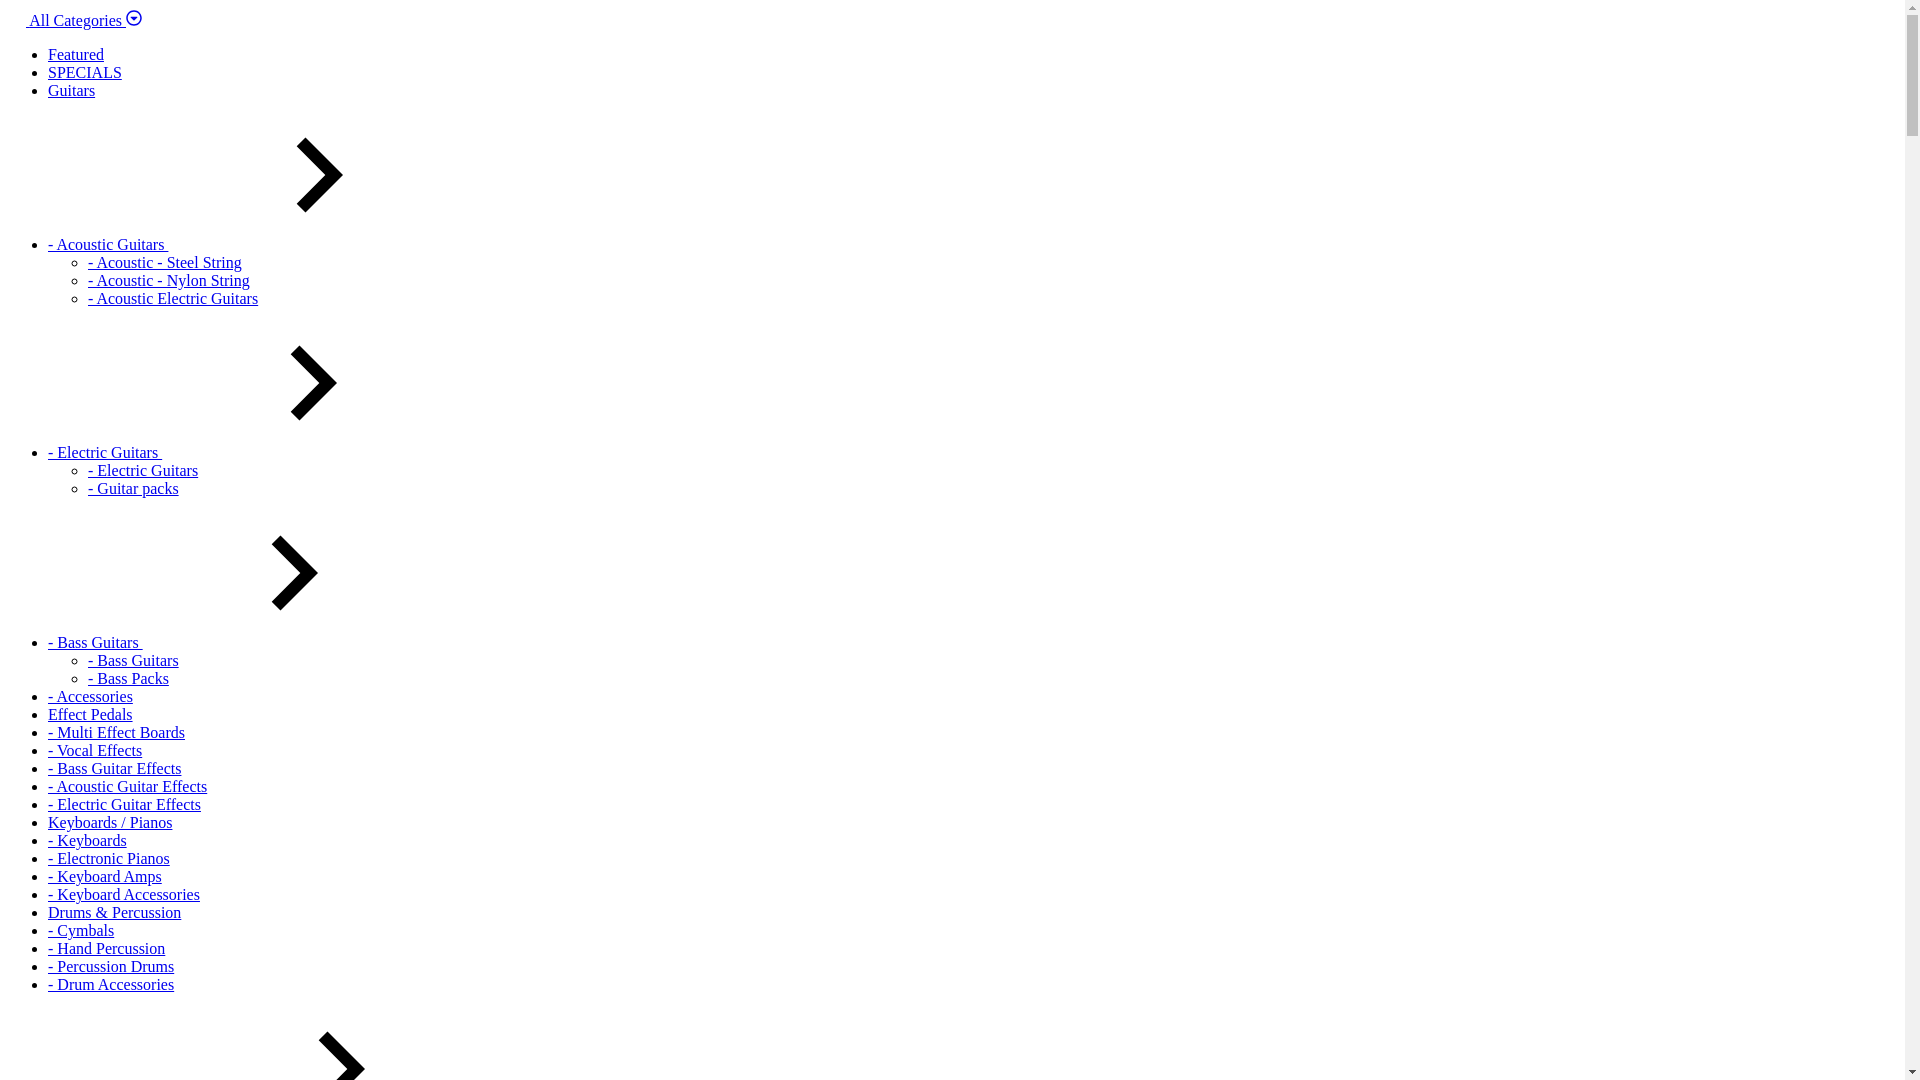 Image resolution: width=1920 pixels, height=1080 pixels. Describe the element at coordinates (89, 695) in the screenshot. I see `'- Accessories'` at that location.